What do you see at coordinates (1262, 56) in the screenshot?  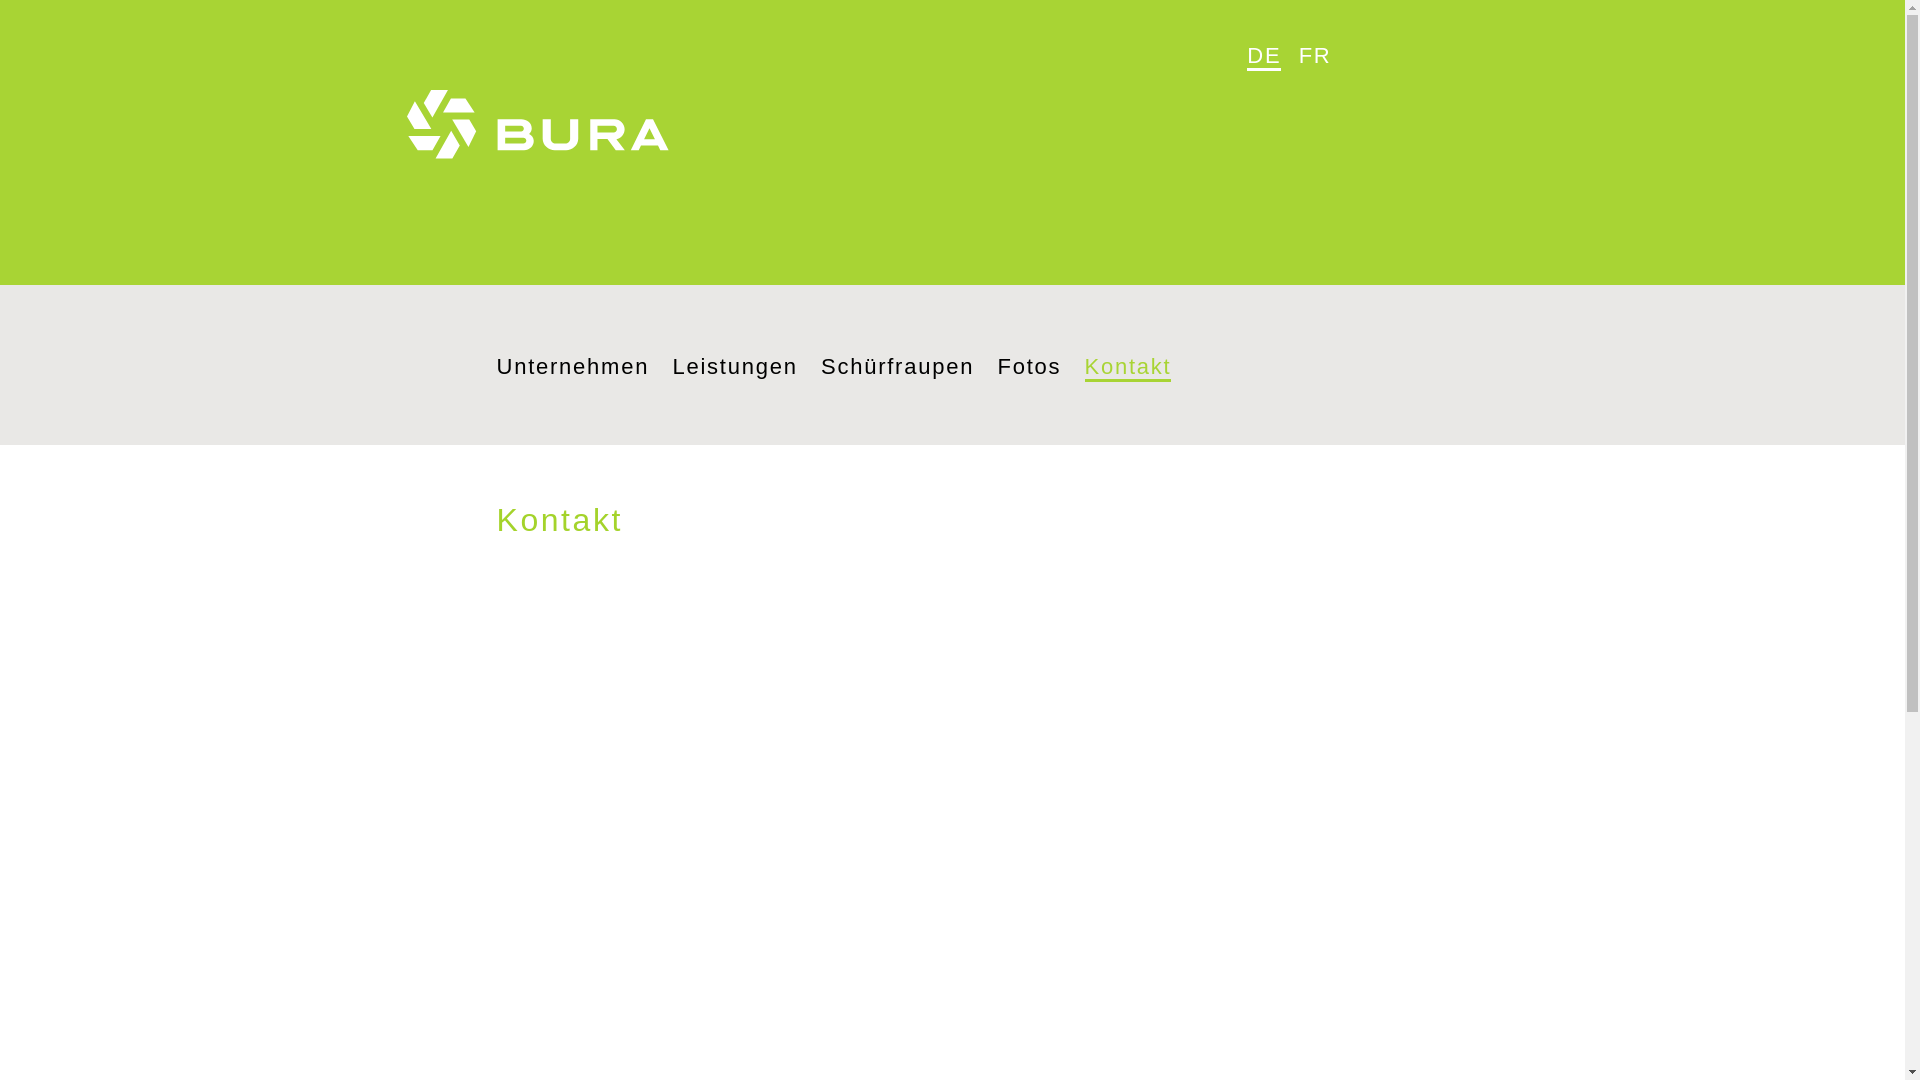 I see `'DE'` at bounding box center [1262, 56].